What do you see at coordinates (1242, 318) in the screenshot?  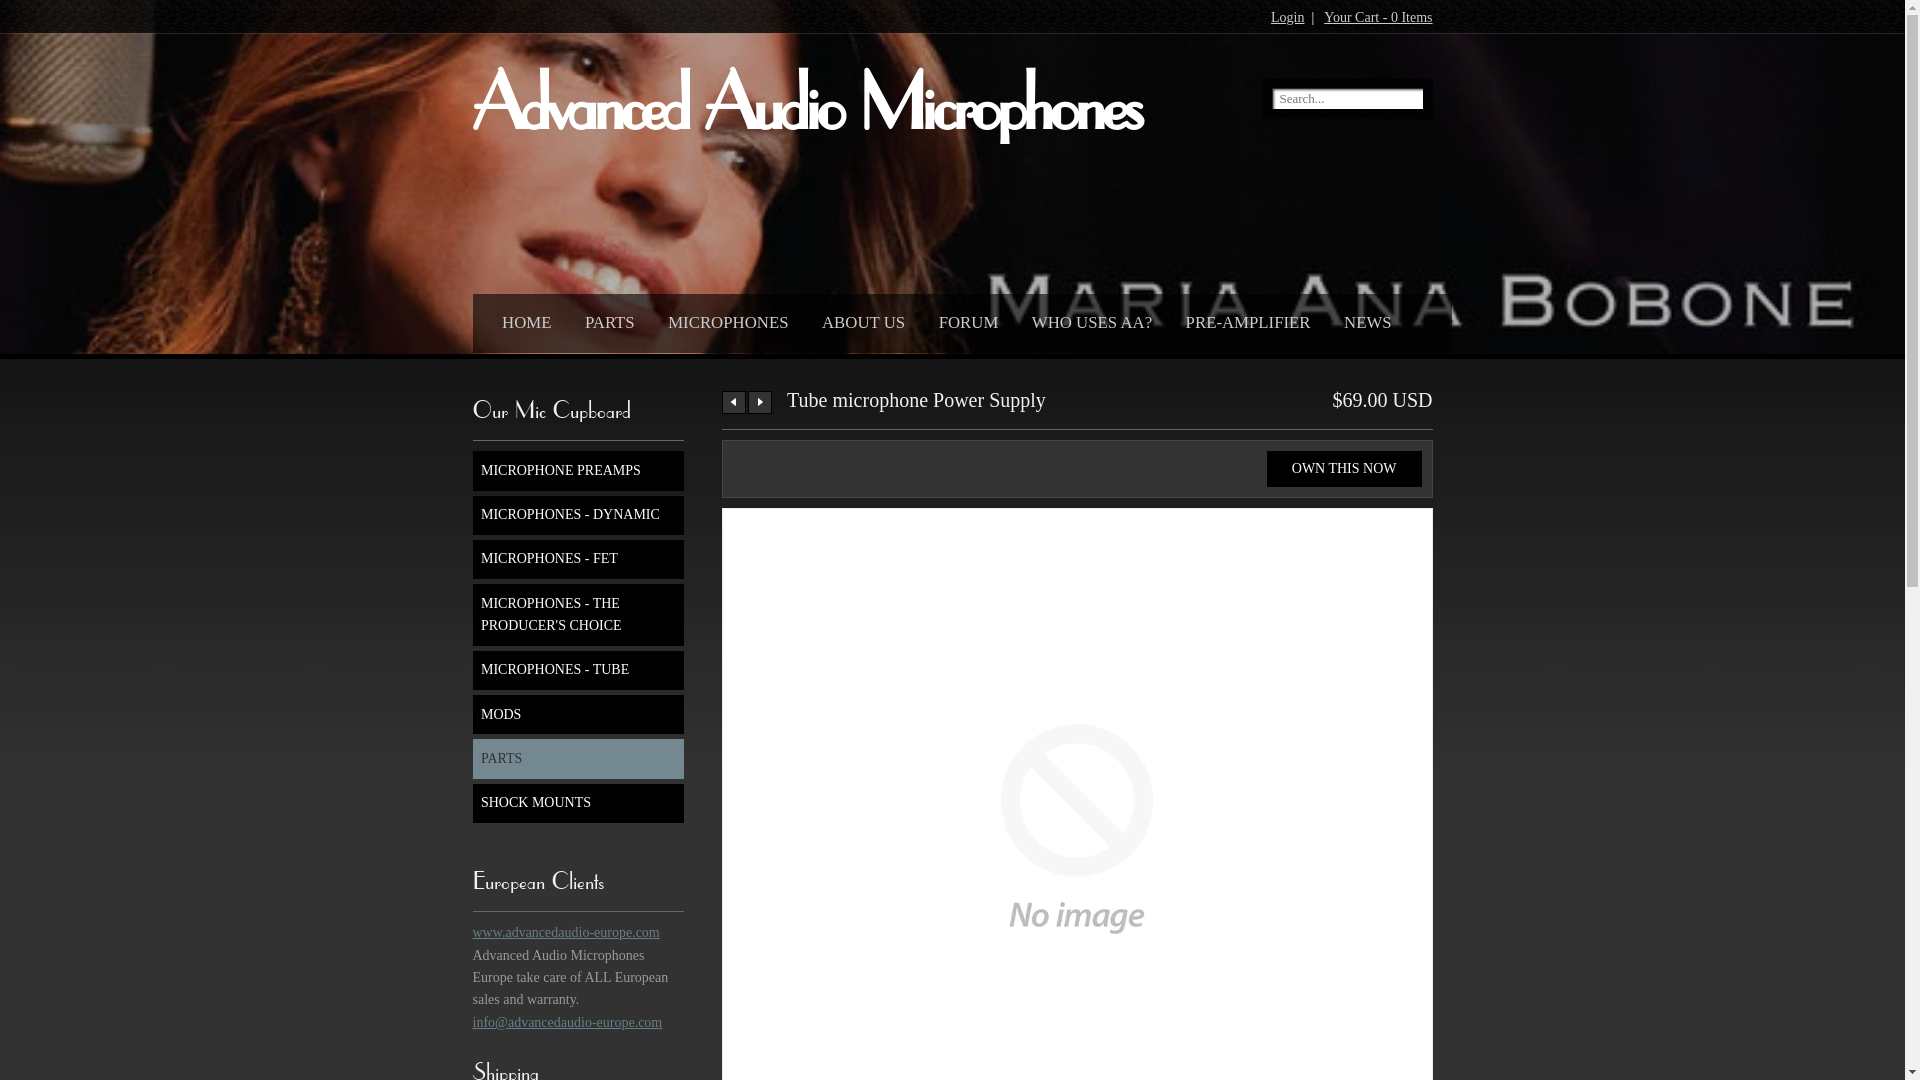 I see `'PRE-AMPLIFIER'` at bounding box center [1242, 318].